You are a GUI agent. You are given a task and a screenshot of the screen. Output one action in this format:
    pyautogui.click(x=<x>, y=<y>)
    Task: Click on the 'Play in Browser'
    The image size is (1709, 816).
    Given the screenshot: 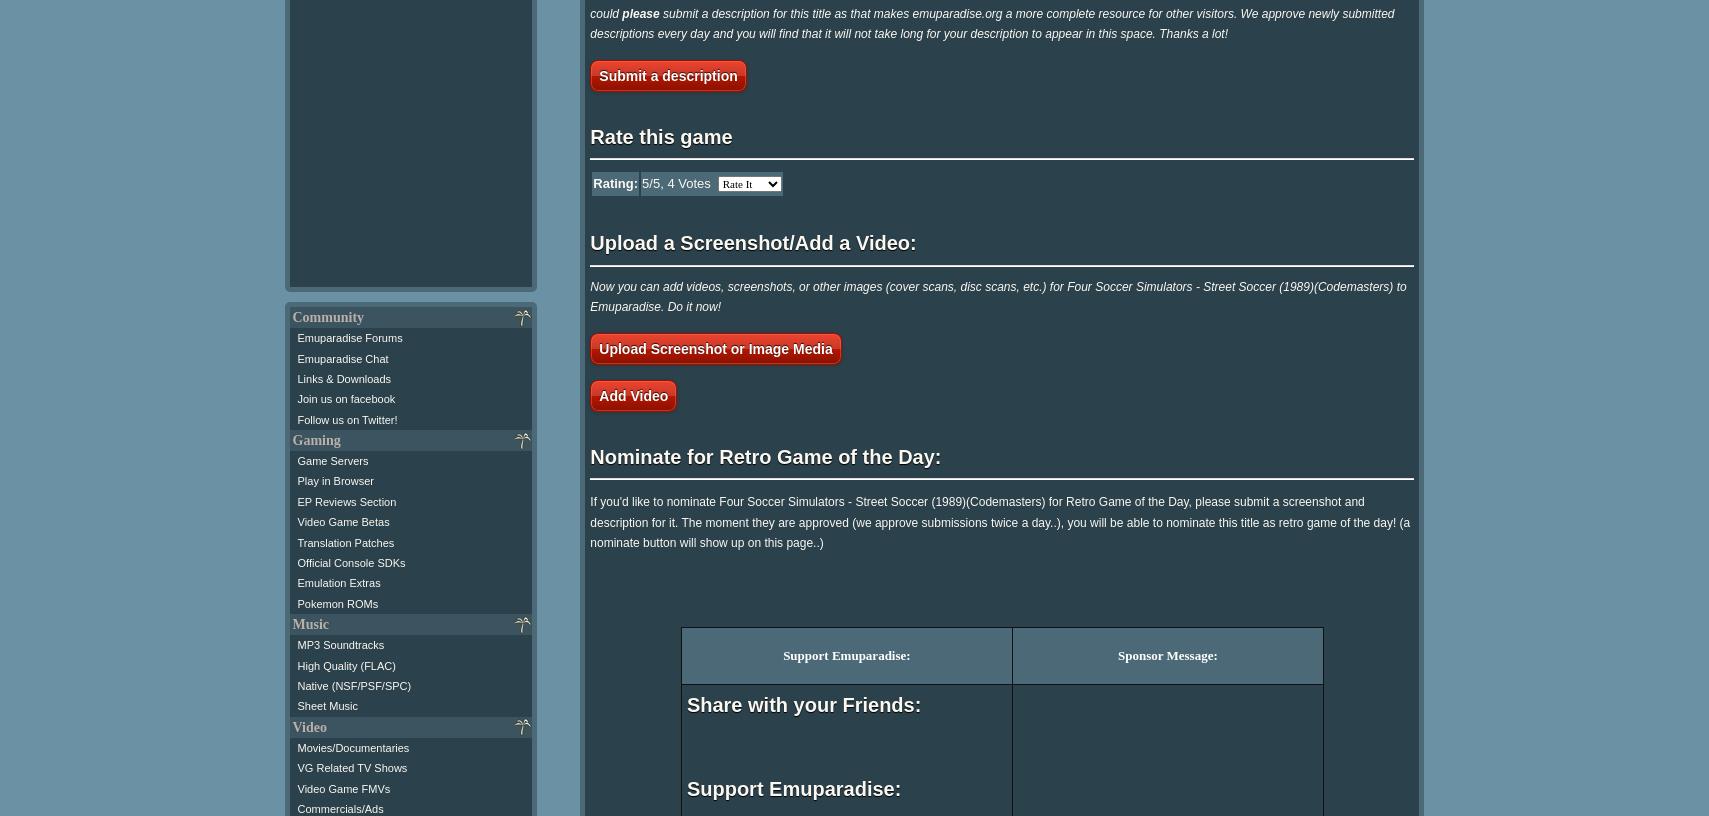 What is the action you would take?
    pyautogui.click(x=333, y=480)
    